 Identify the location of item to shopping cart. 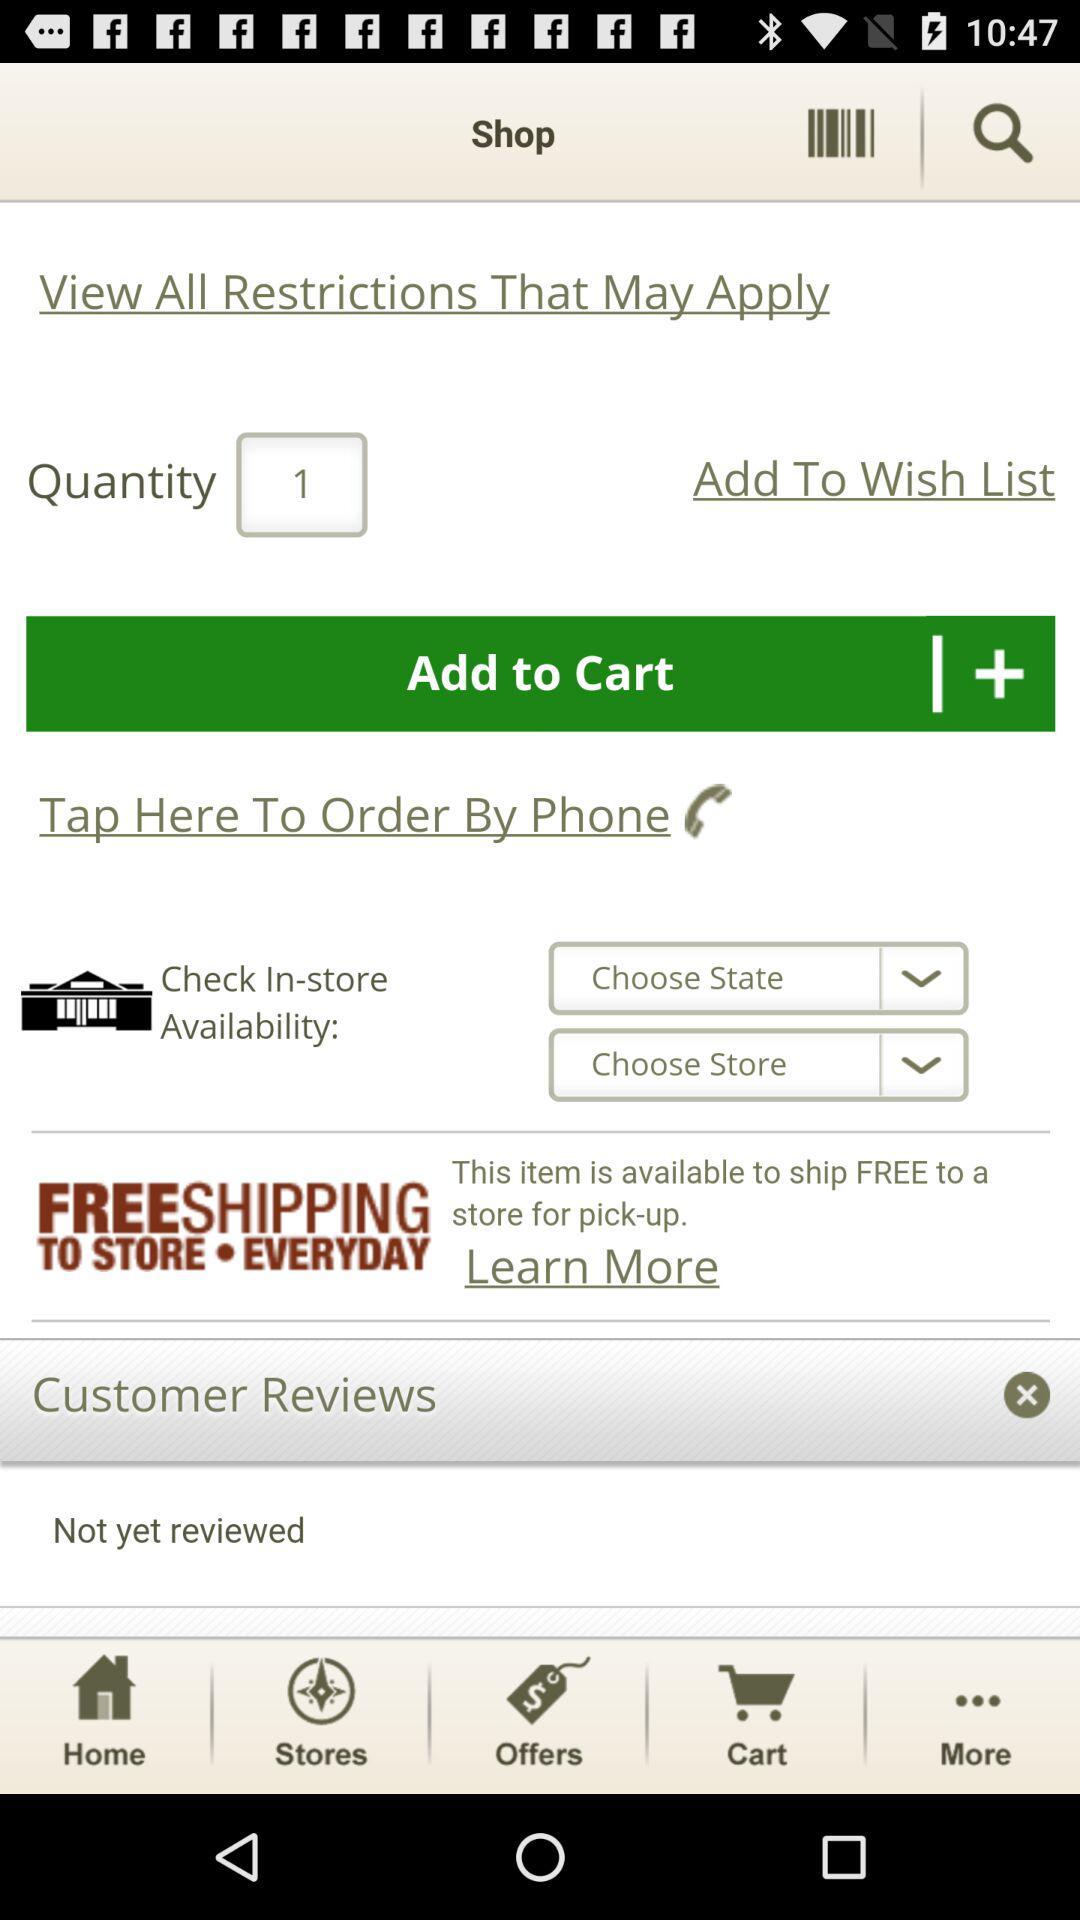
(540, 849).